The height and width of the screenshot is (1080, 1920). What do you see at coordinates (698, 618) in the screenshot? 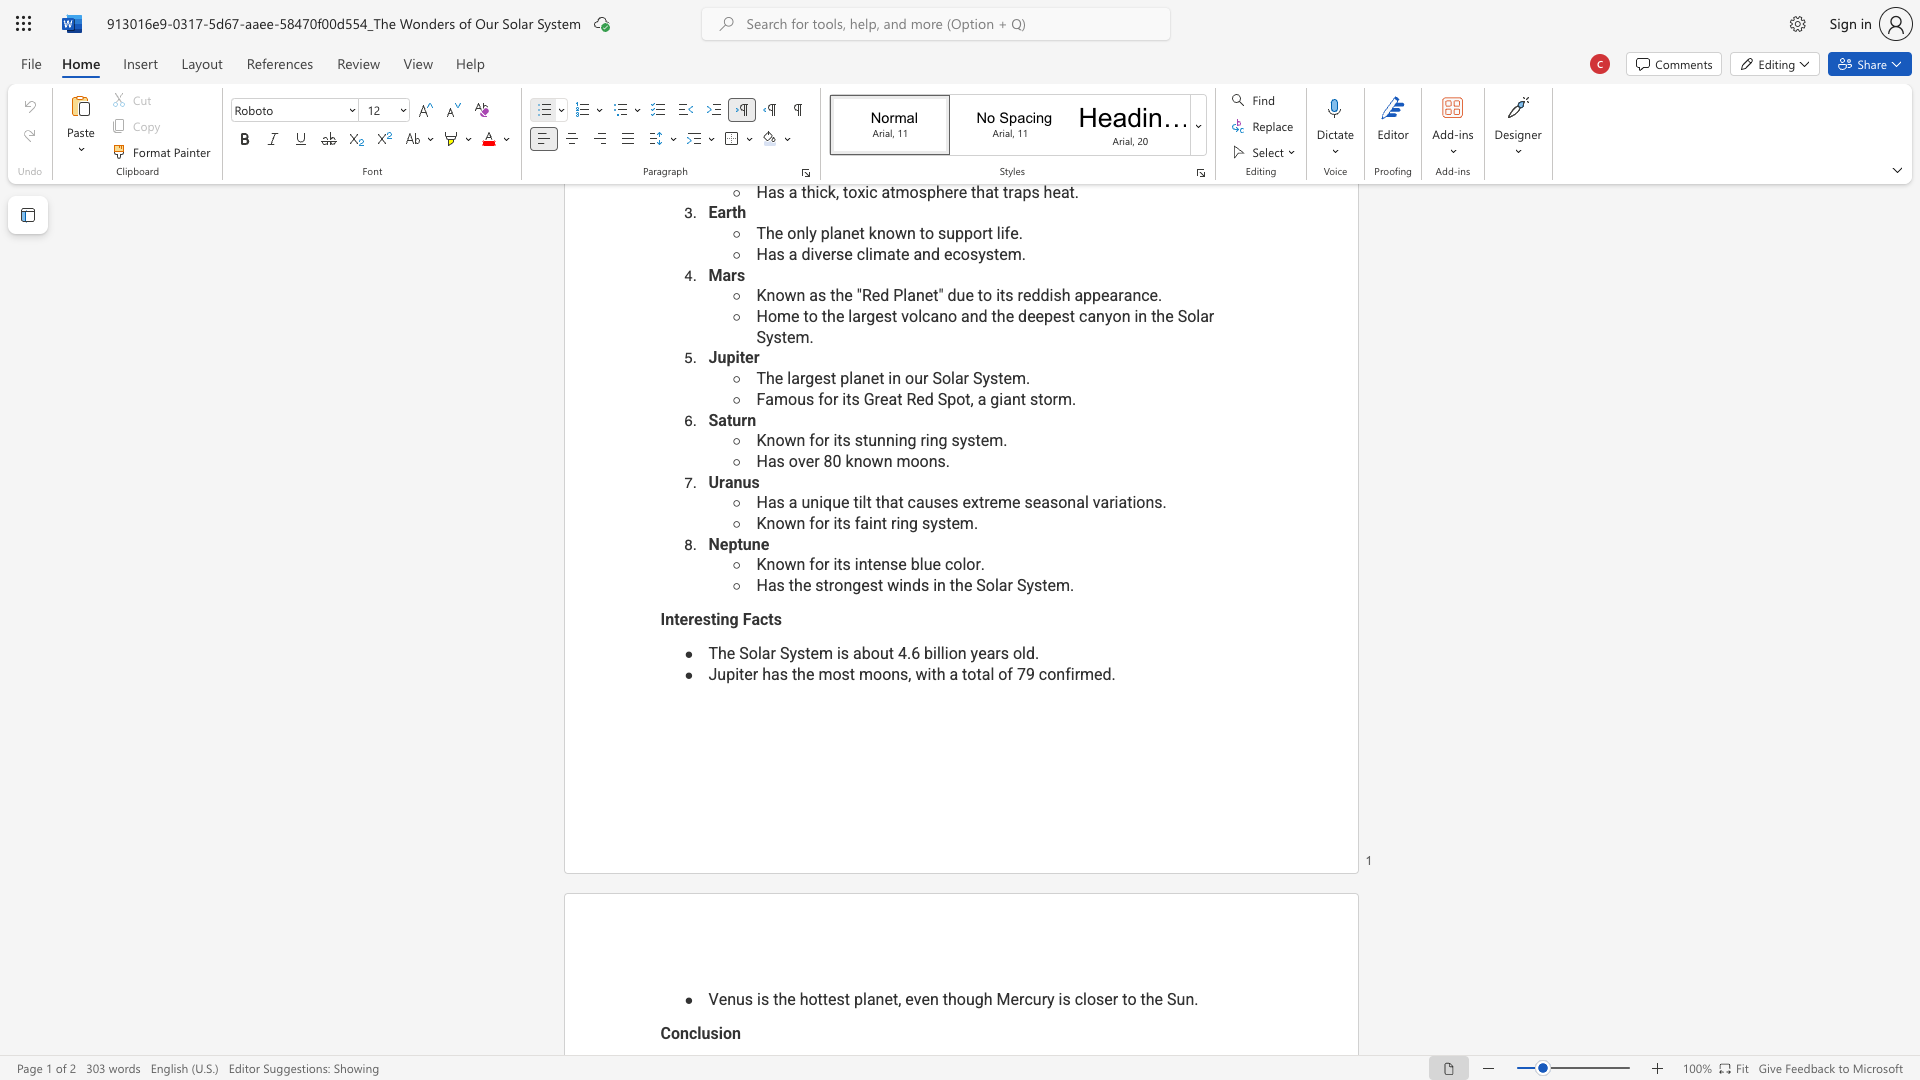
I see `the 2th character "e" in the text` at bounding box center [698, 618].